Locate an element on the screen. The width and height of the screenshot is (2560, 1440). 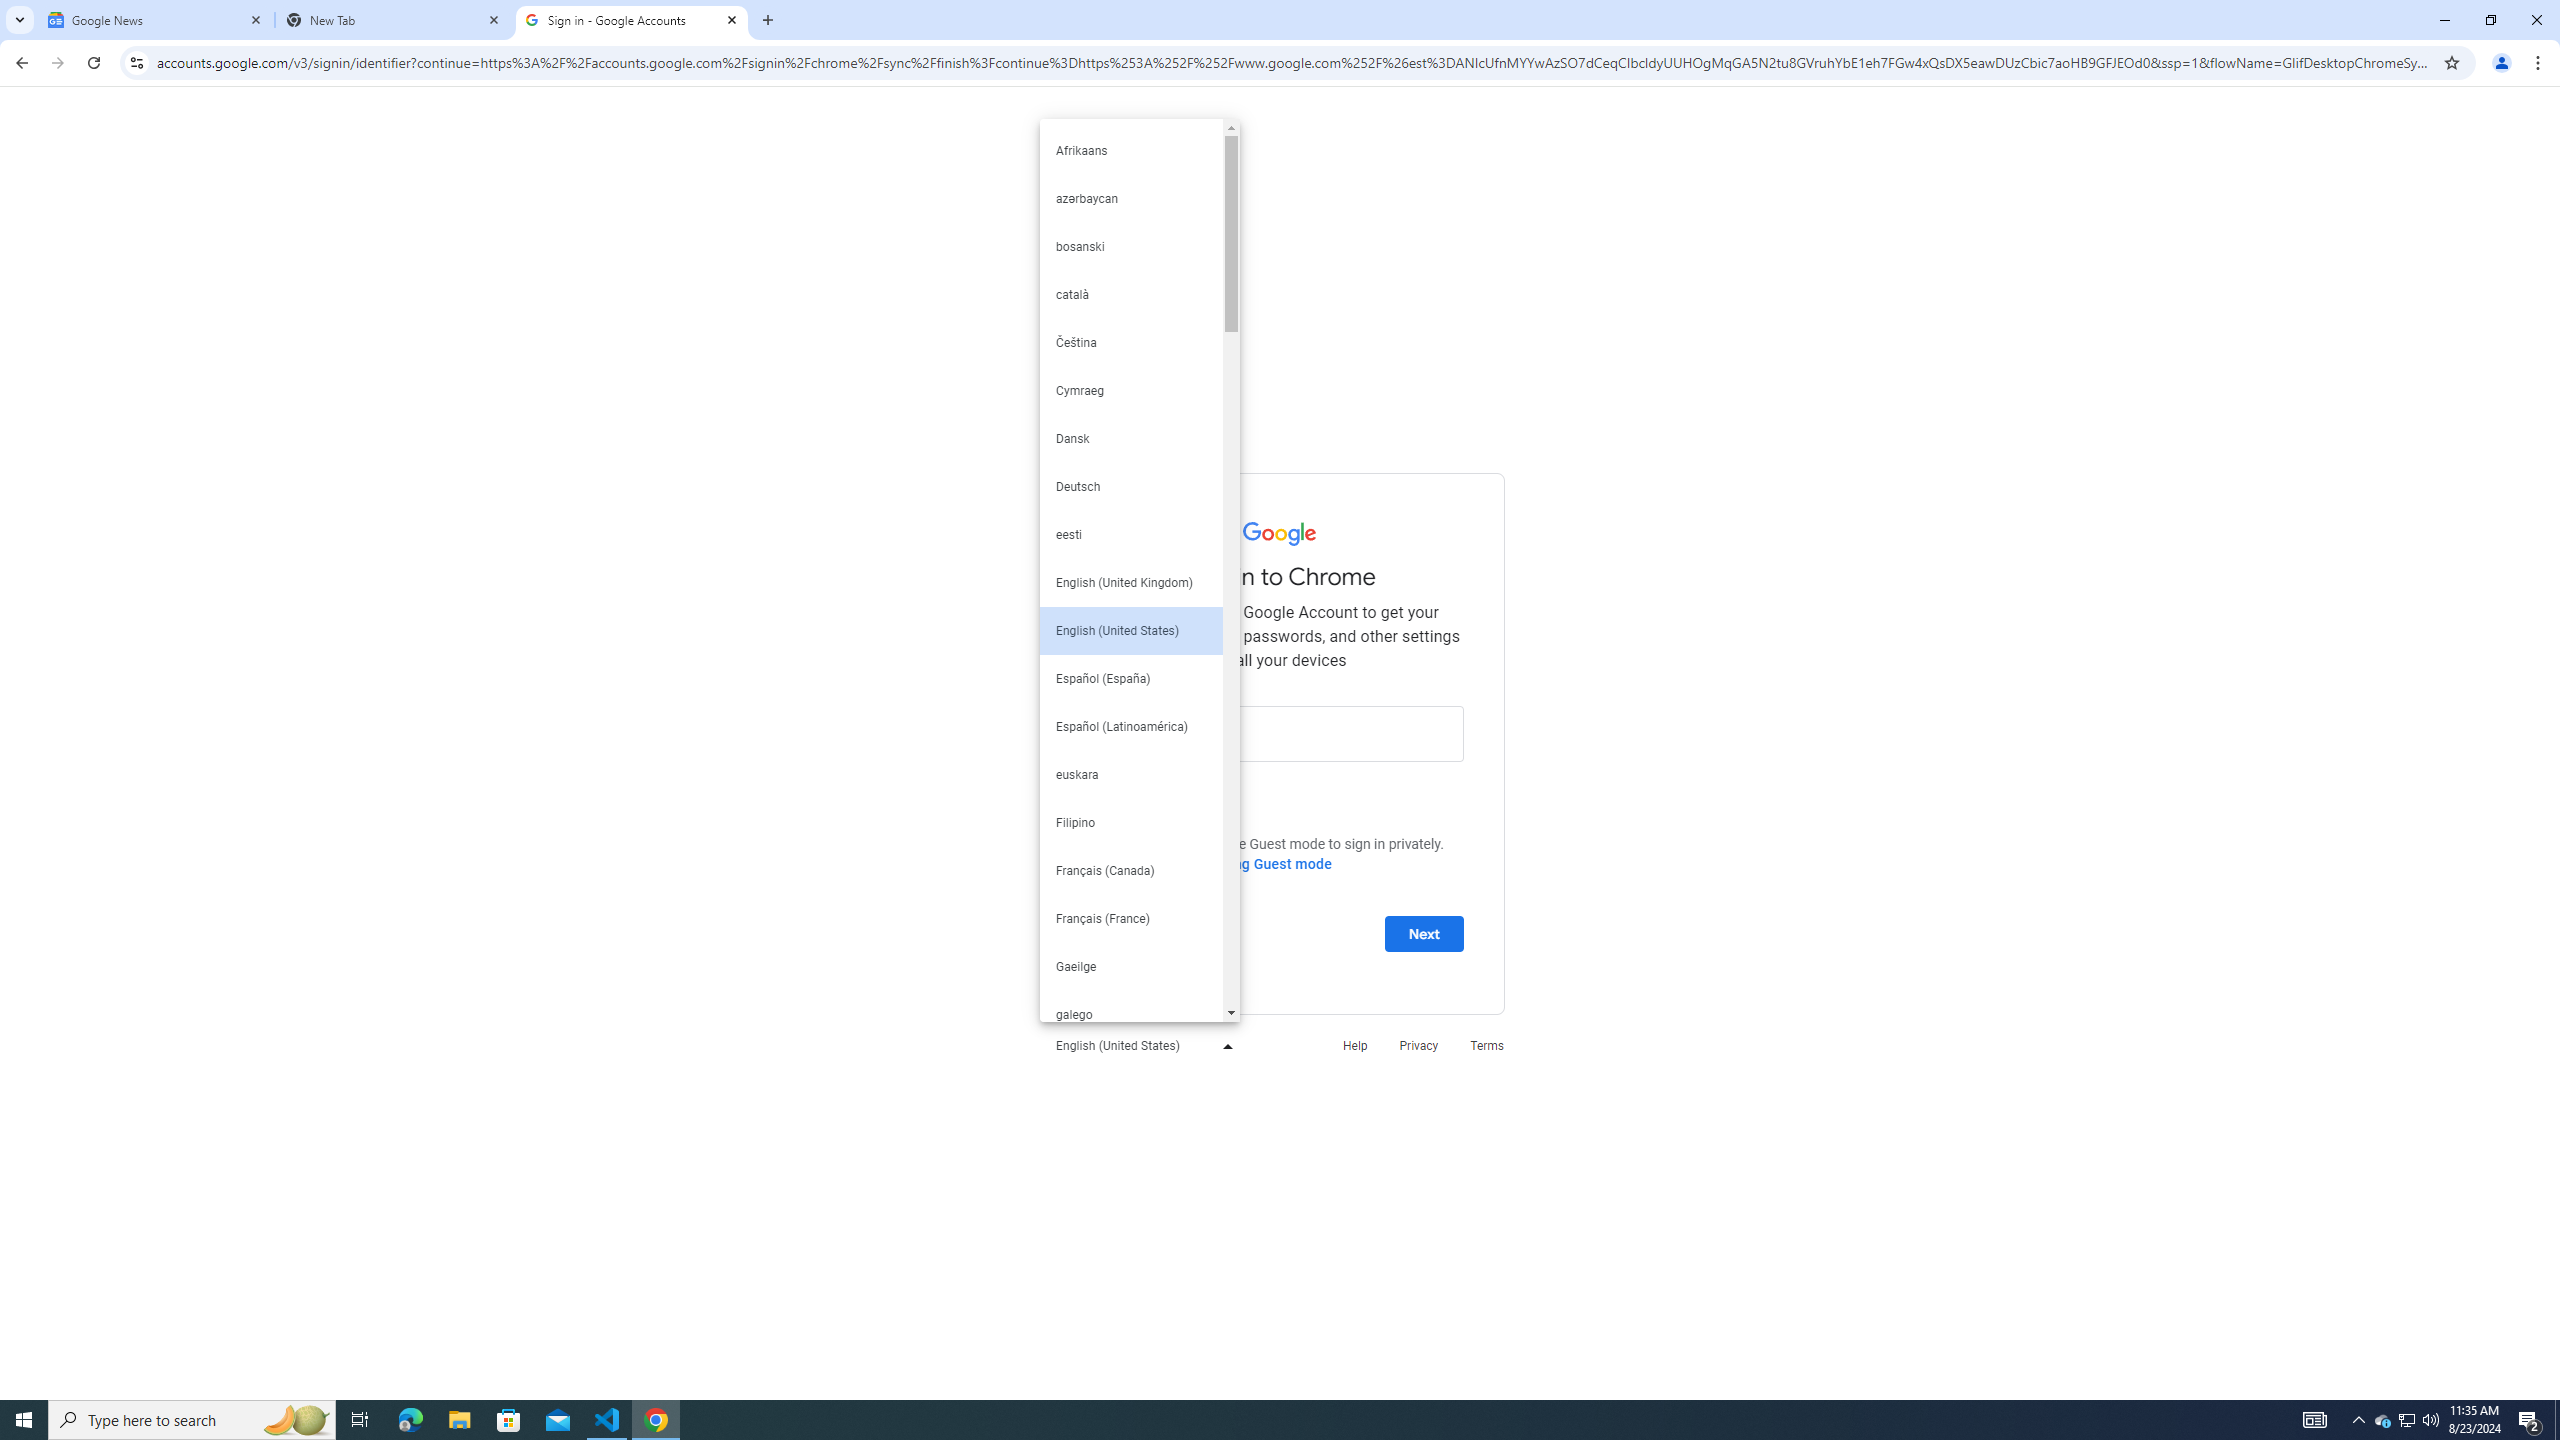
'Email or phone' is located at coordinates (1280, 731).